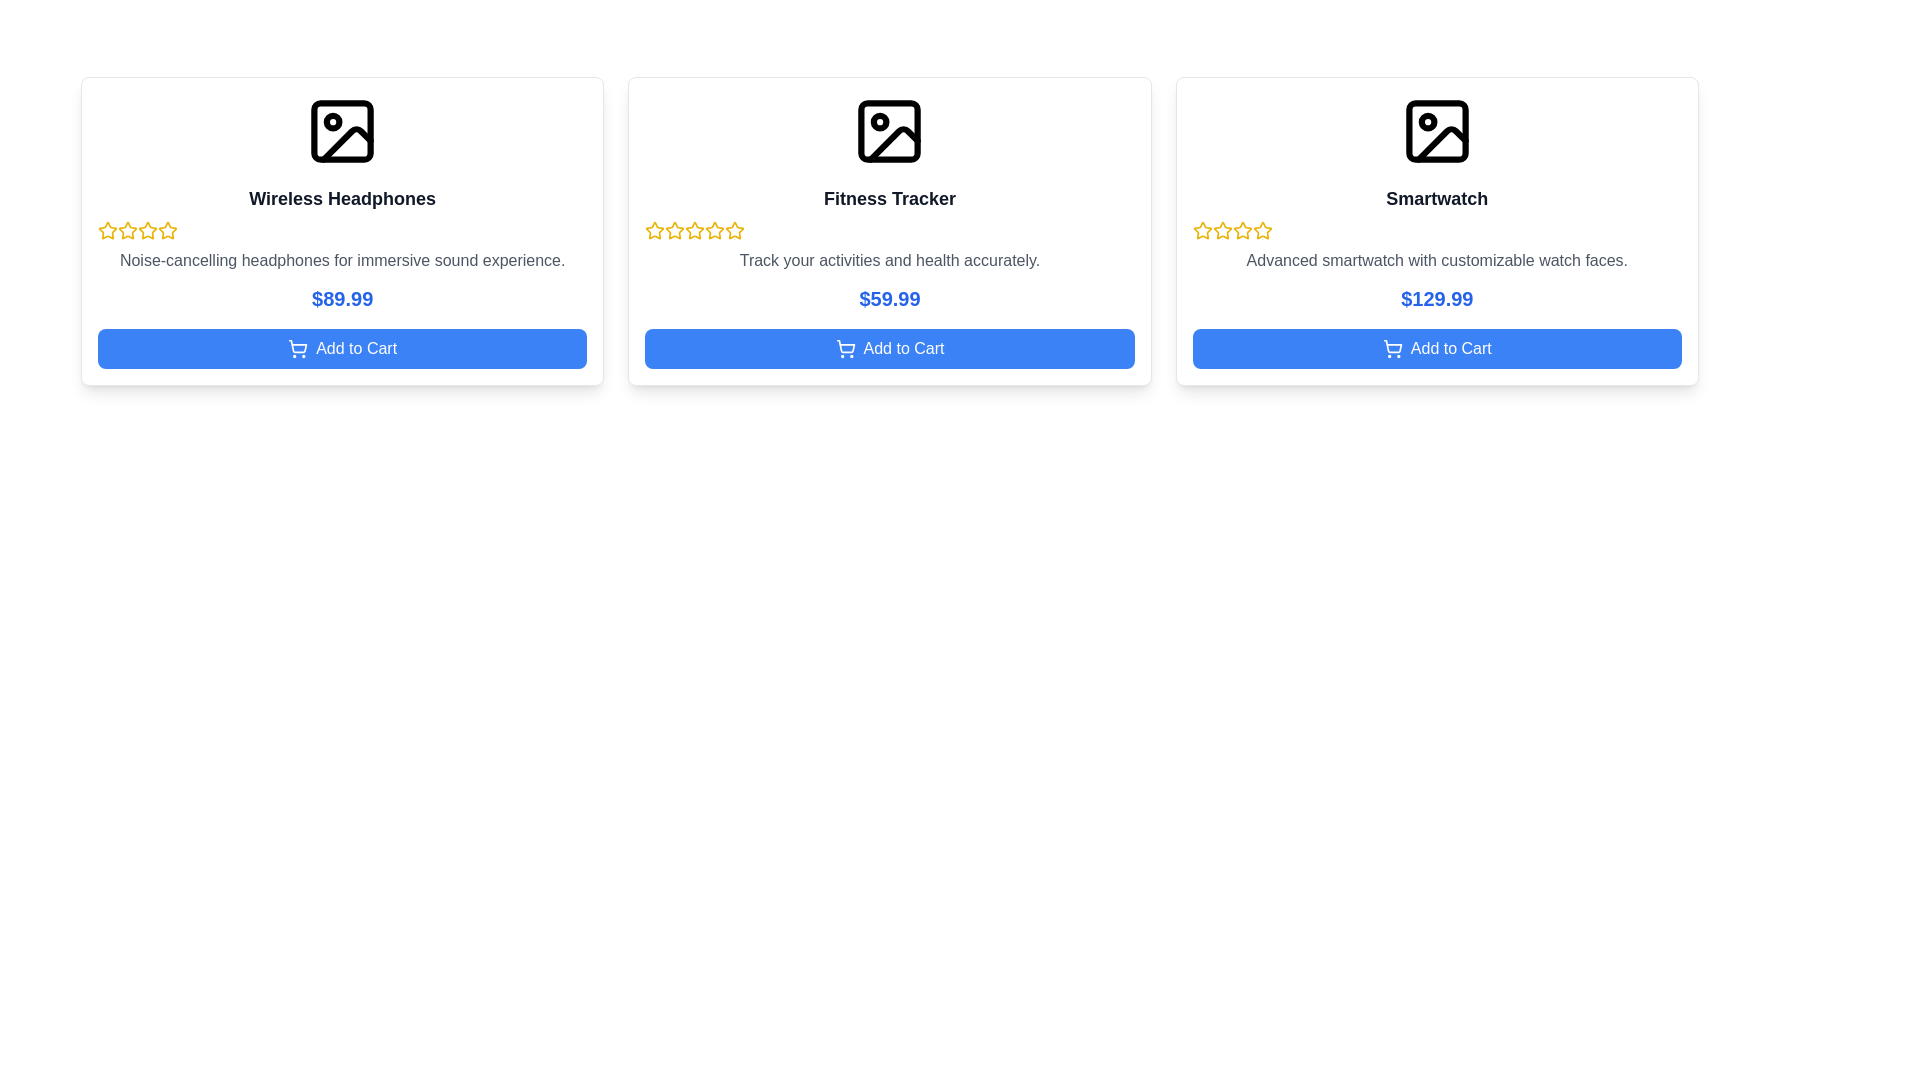  Describe the element at coordinates (342, 347) in the screenshot. I see `the rectangular blue button labeled 'Add to Cart' with a shopping cart icon` at that location.